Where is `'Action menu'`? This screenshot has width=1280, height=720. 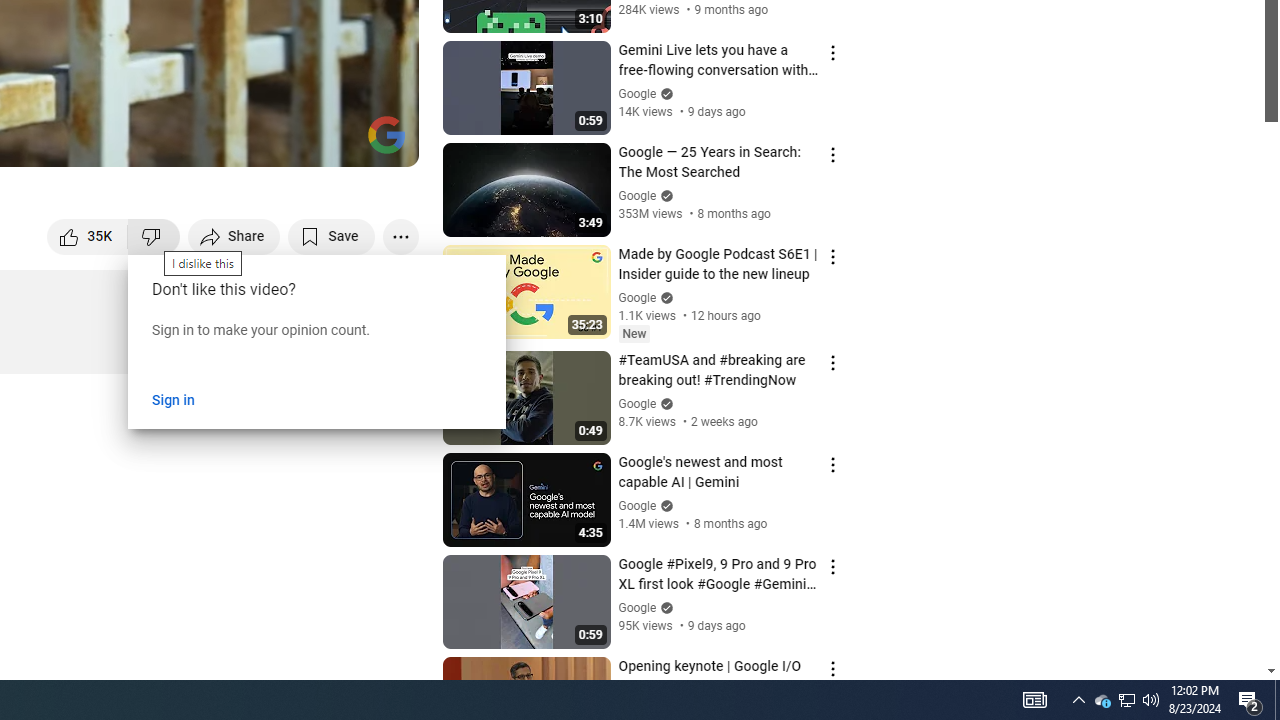 'Action menu' is located at coordinates (832, 668).